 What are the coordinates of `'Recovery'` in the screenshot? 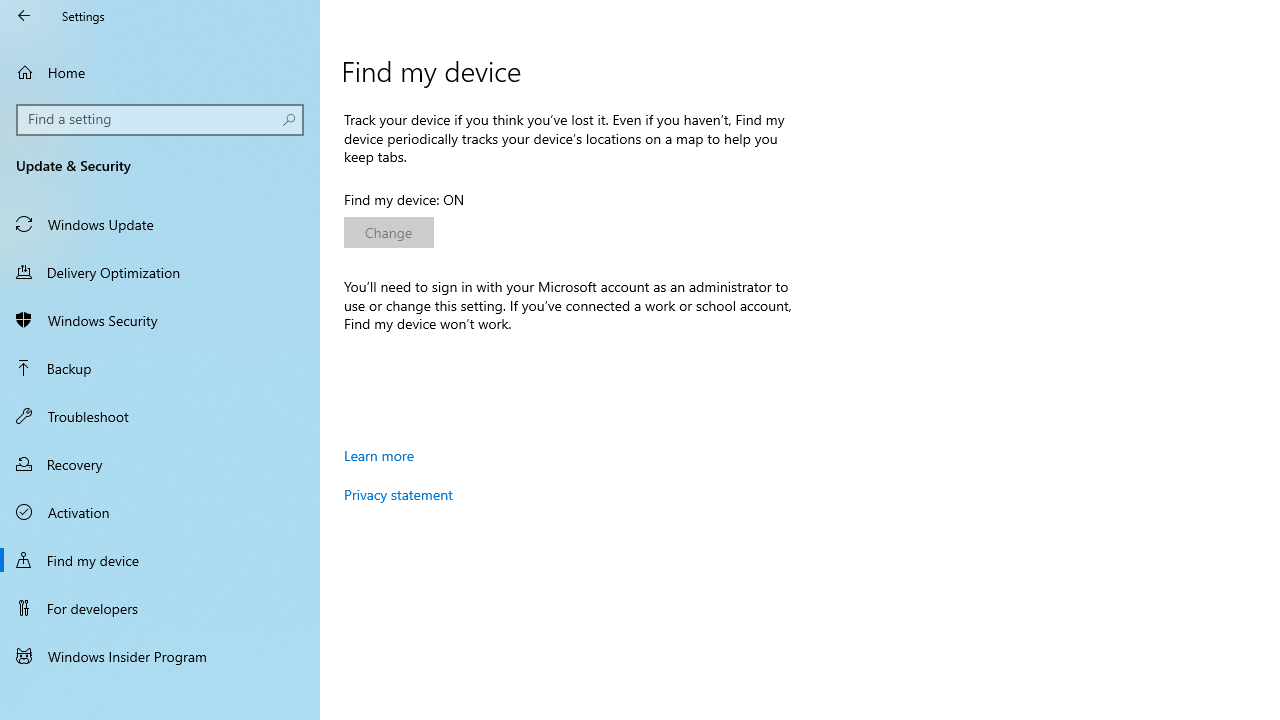 It's located at (160, 464).